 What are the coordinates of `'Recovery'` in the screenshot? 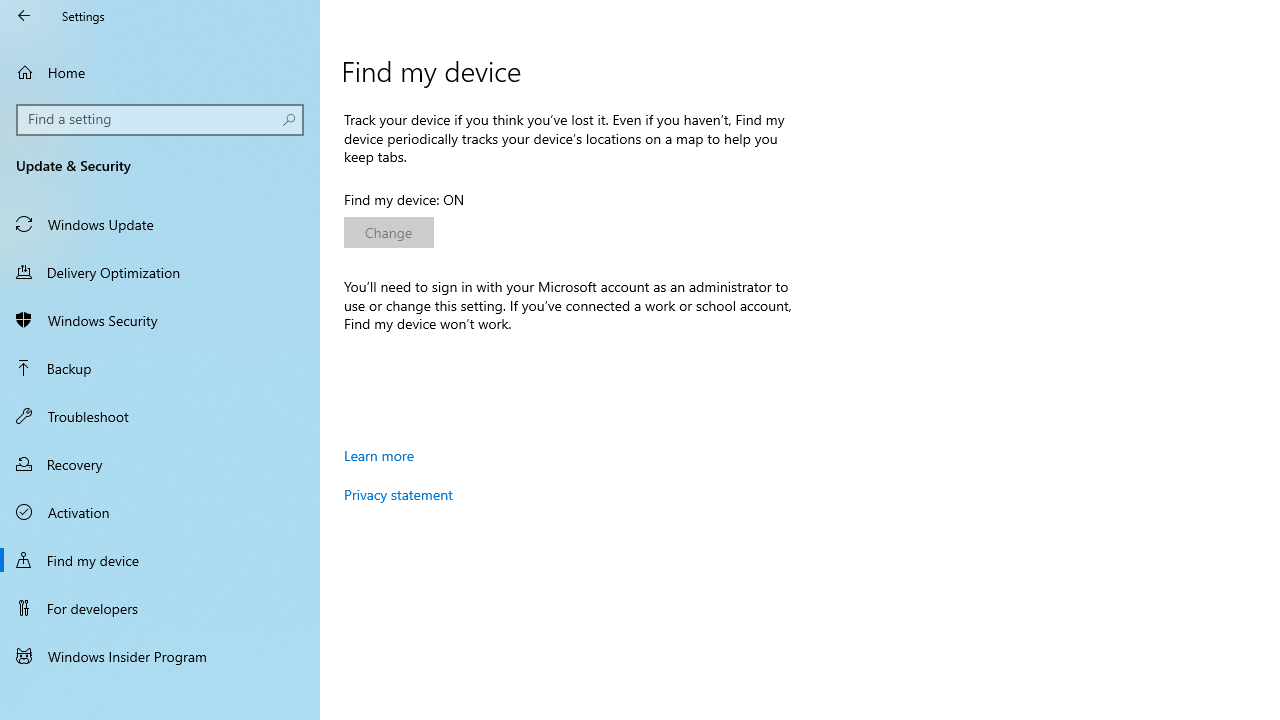 It's located at (160, 464).